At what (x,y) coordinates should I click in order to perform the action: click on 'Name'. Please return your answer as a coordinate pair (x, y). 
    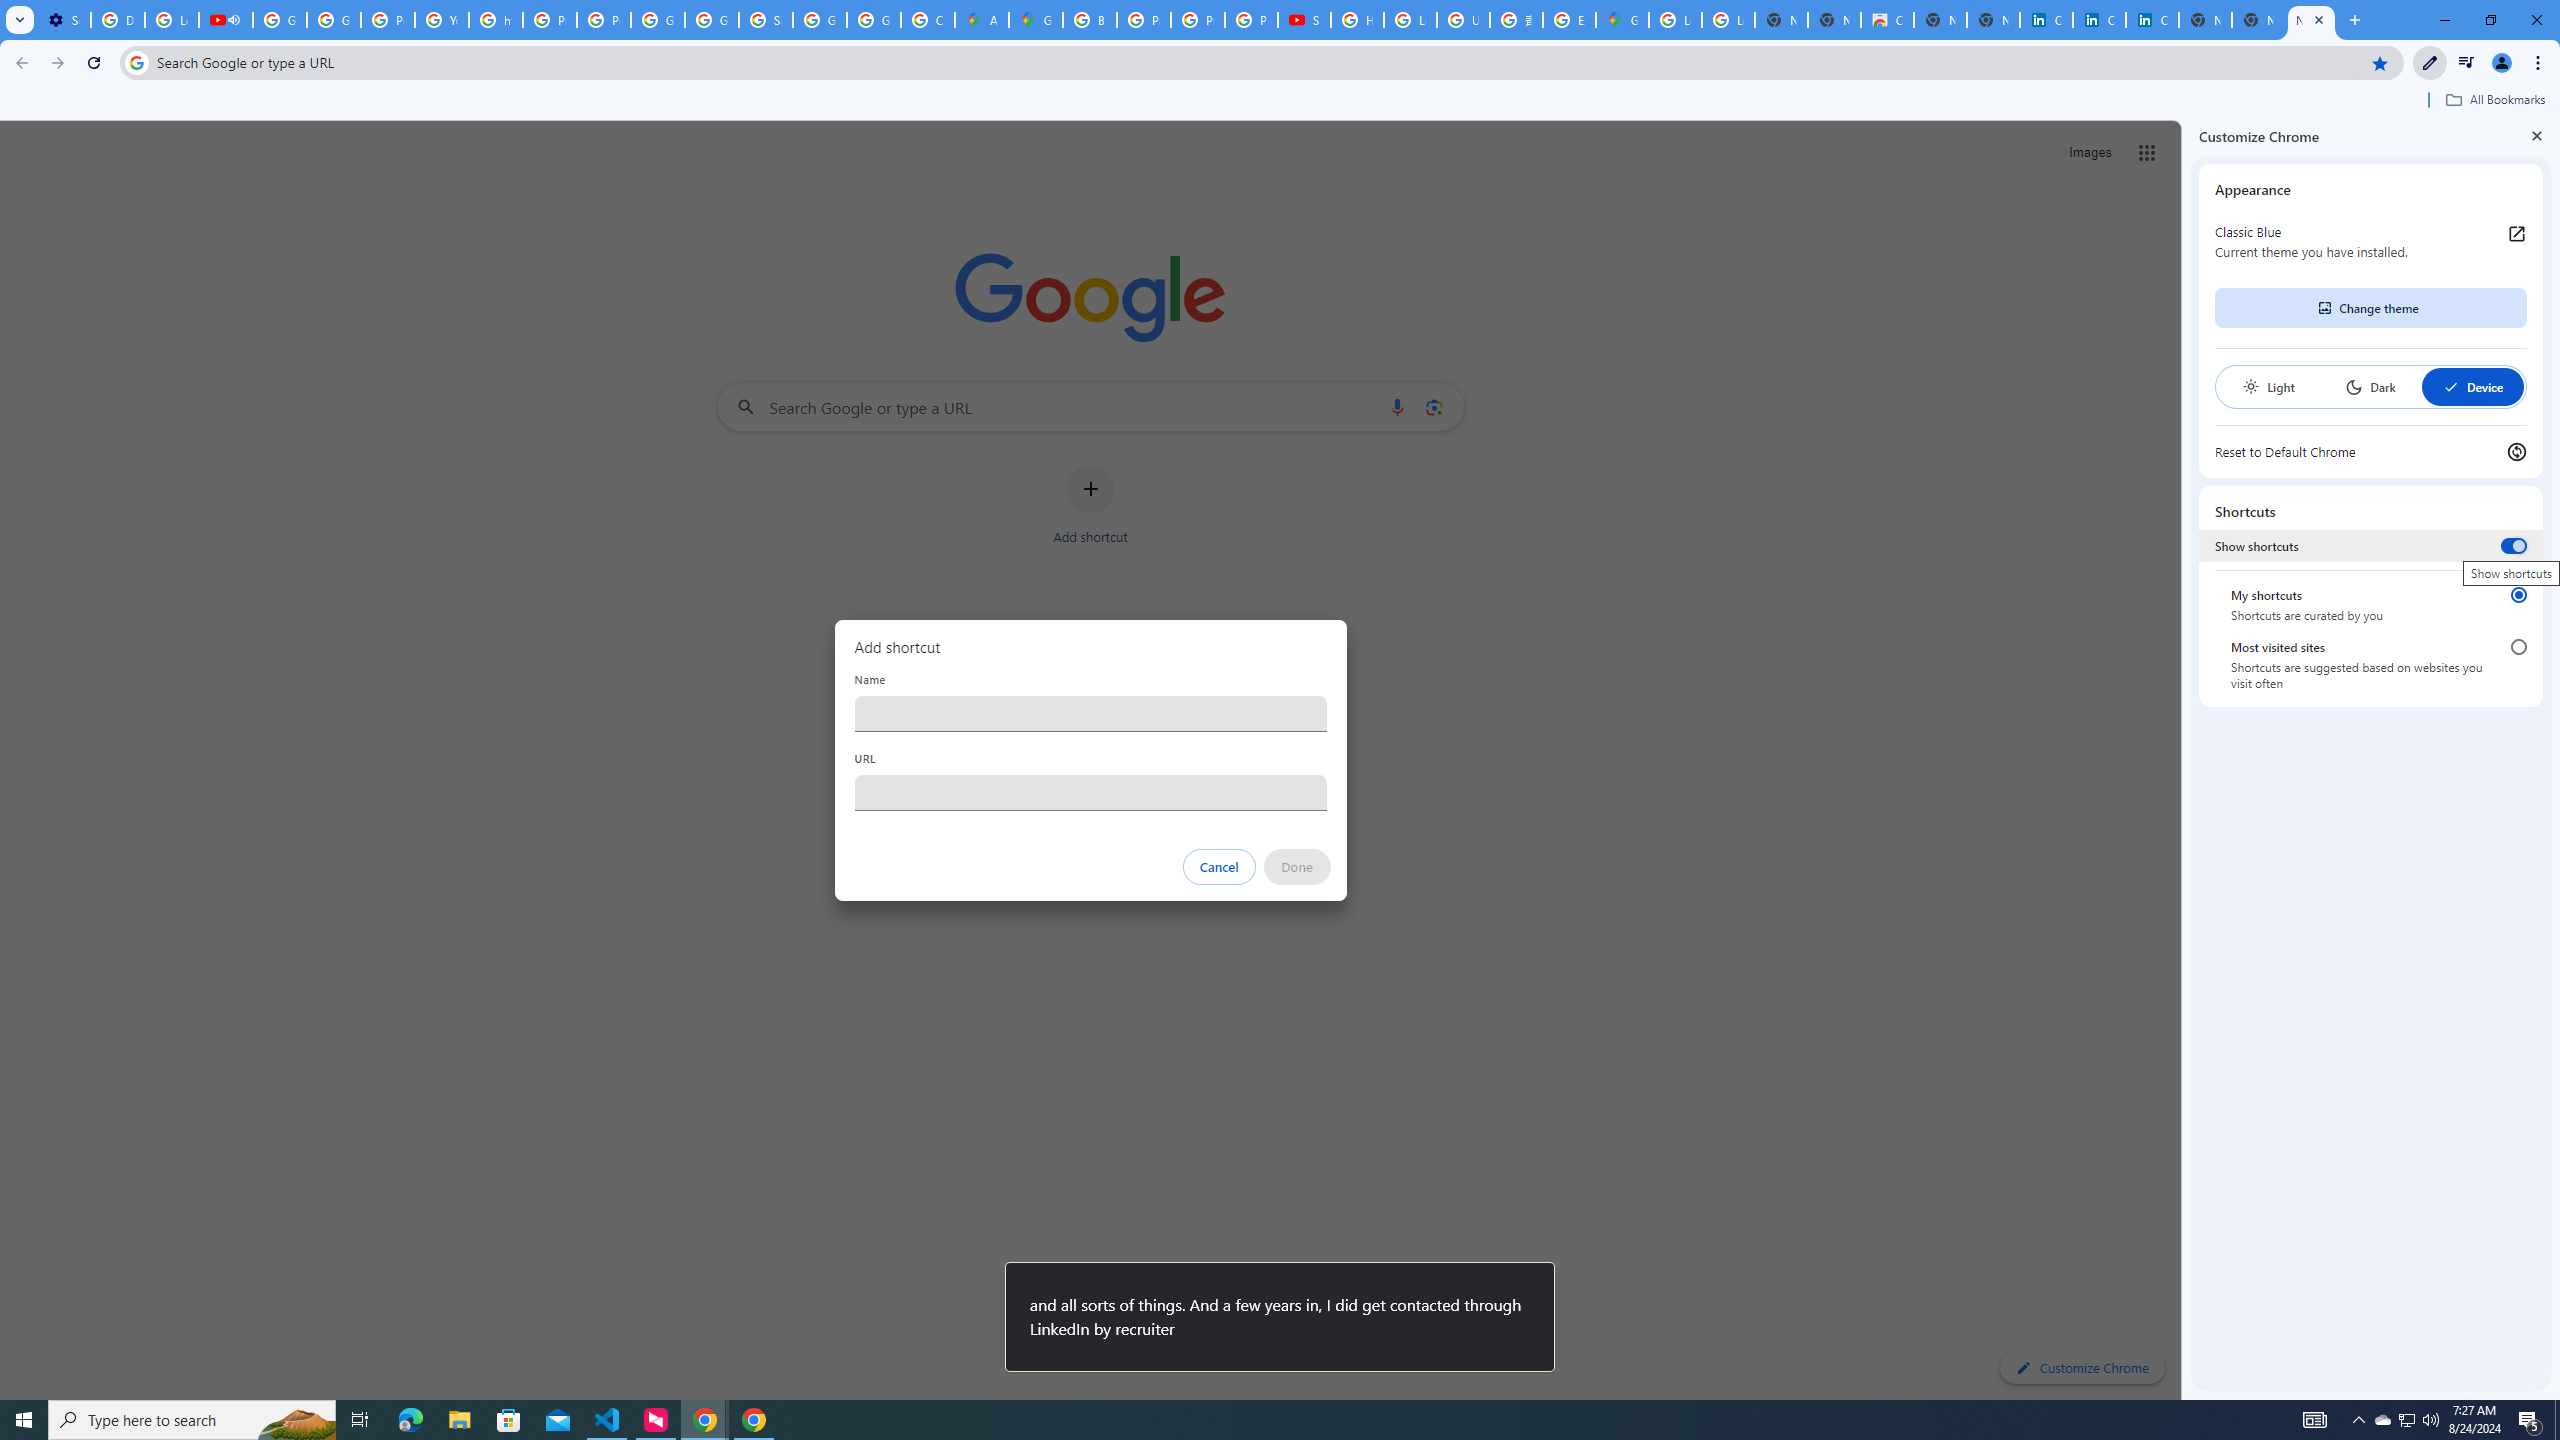
    Looking at the image, I should click on (1089, 712).